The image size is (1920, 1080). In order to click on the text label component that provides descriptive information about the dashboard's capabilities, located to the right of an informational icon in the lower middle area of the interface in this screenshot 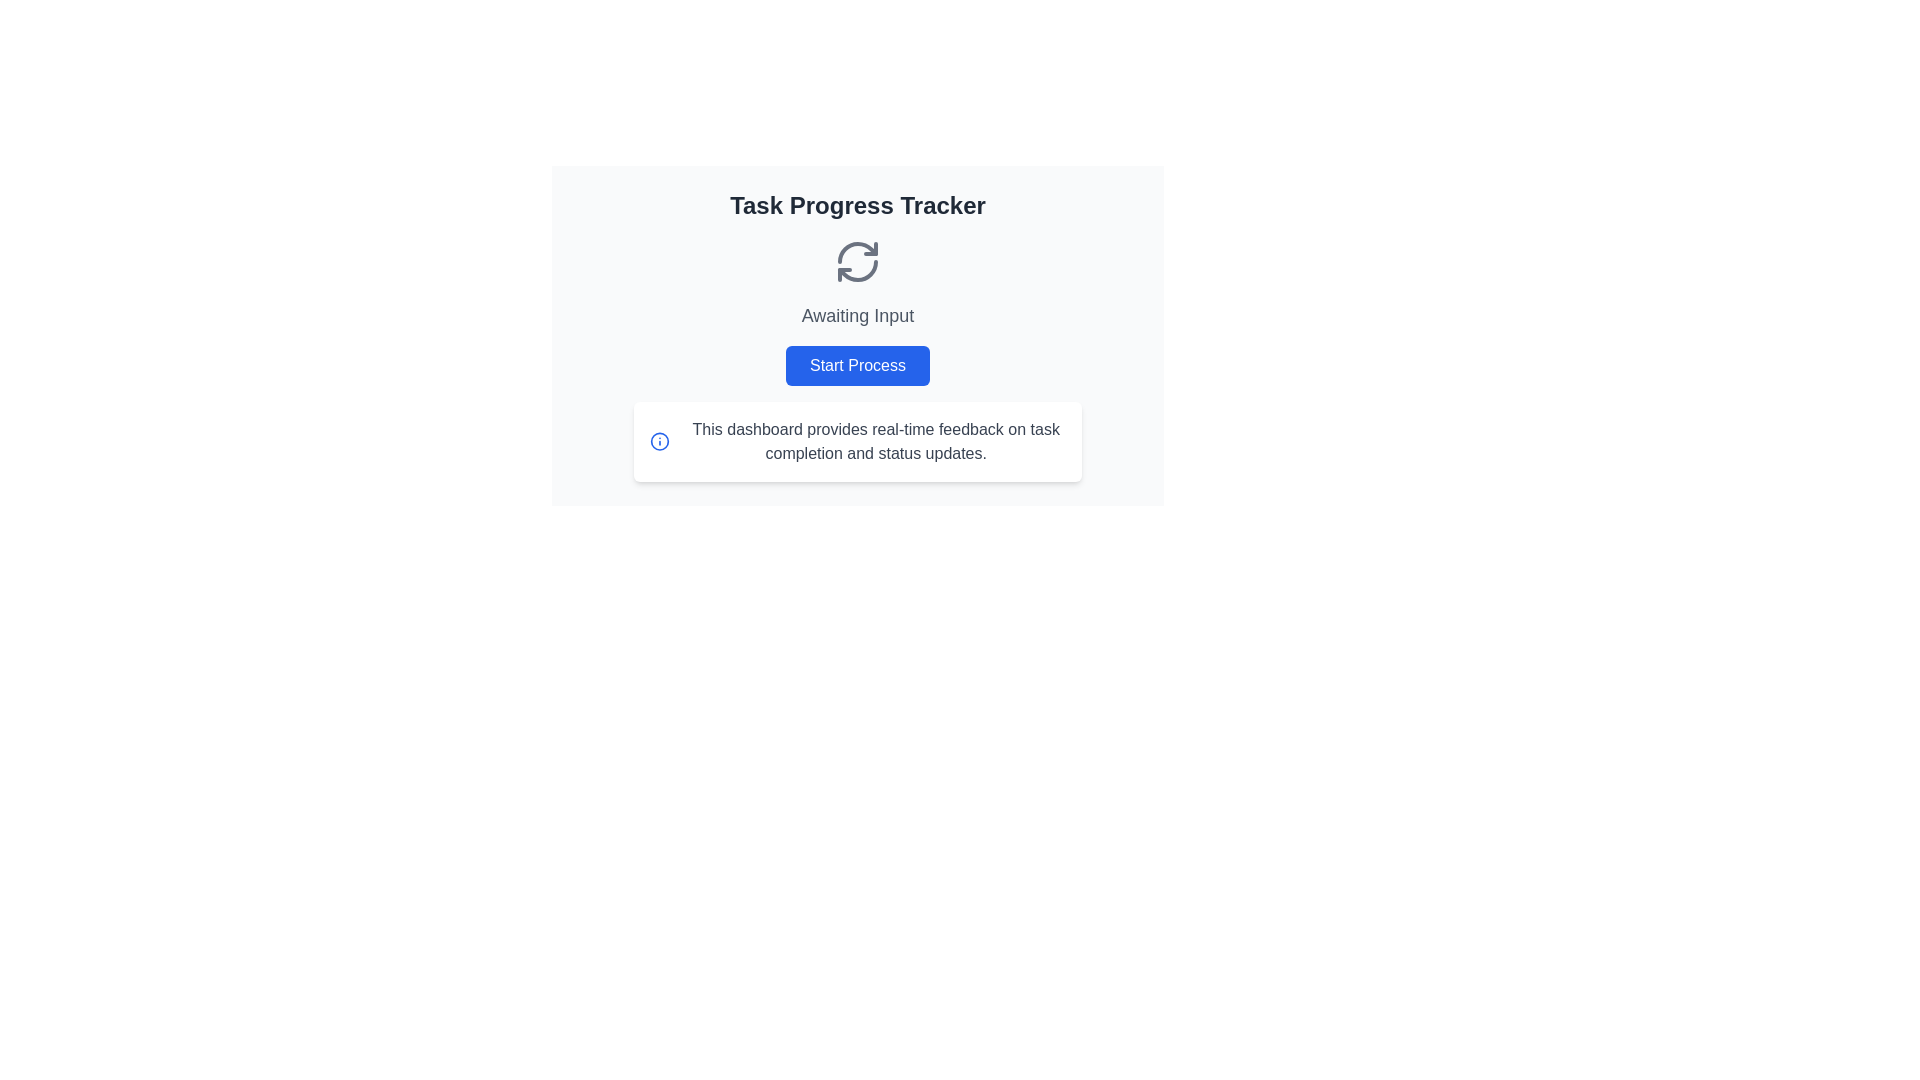, I will do `click(876, 441)`.